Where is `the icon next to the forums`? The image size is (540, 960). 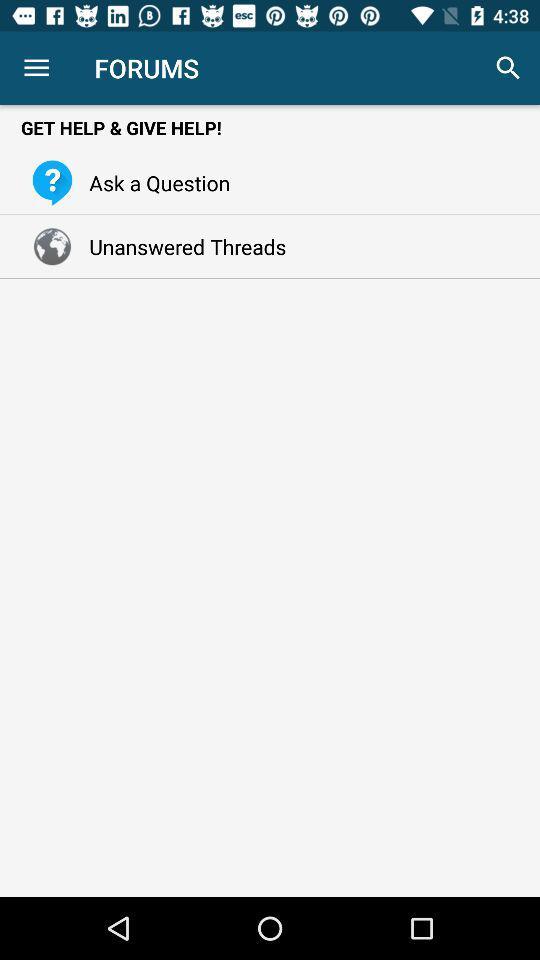
the icon next to the forums is located at coordinates (508, 68).